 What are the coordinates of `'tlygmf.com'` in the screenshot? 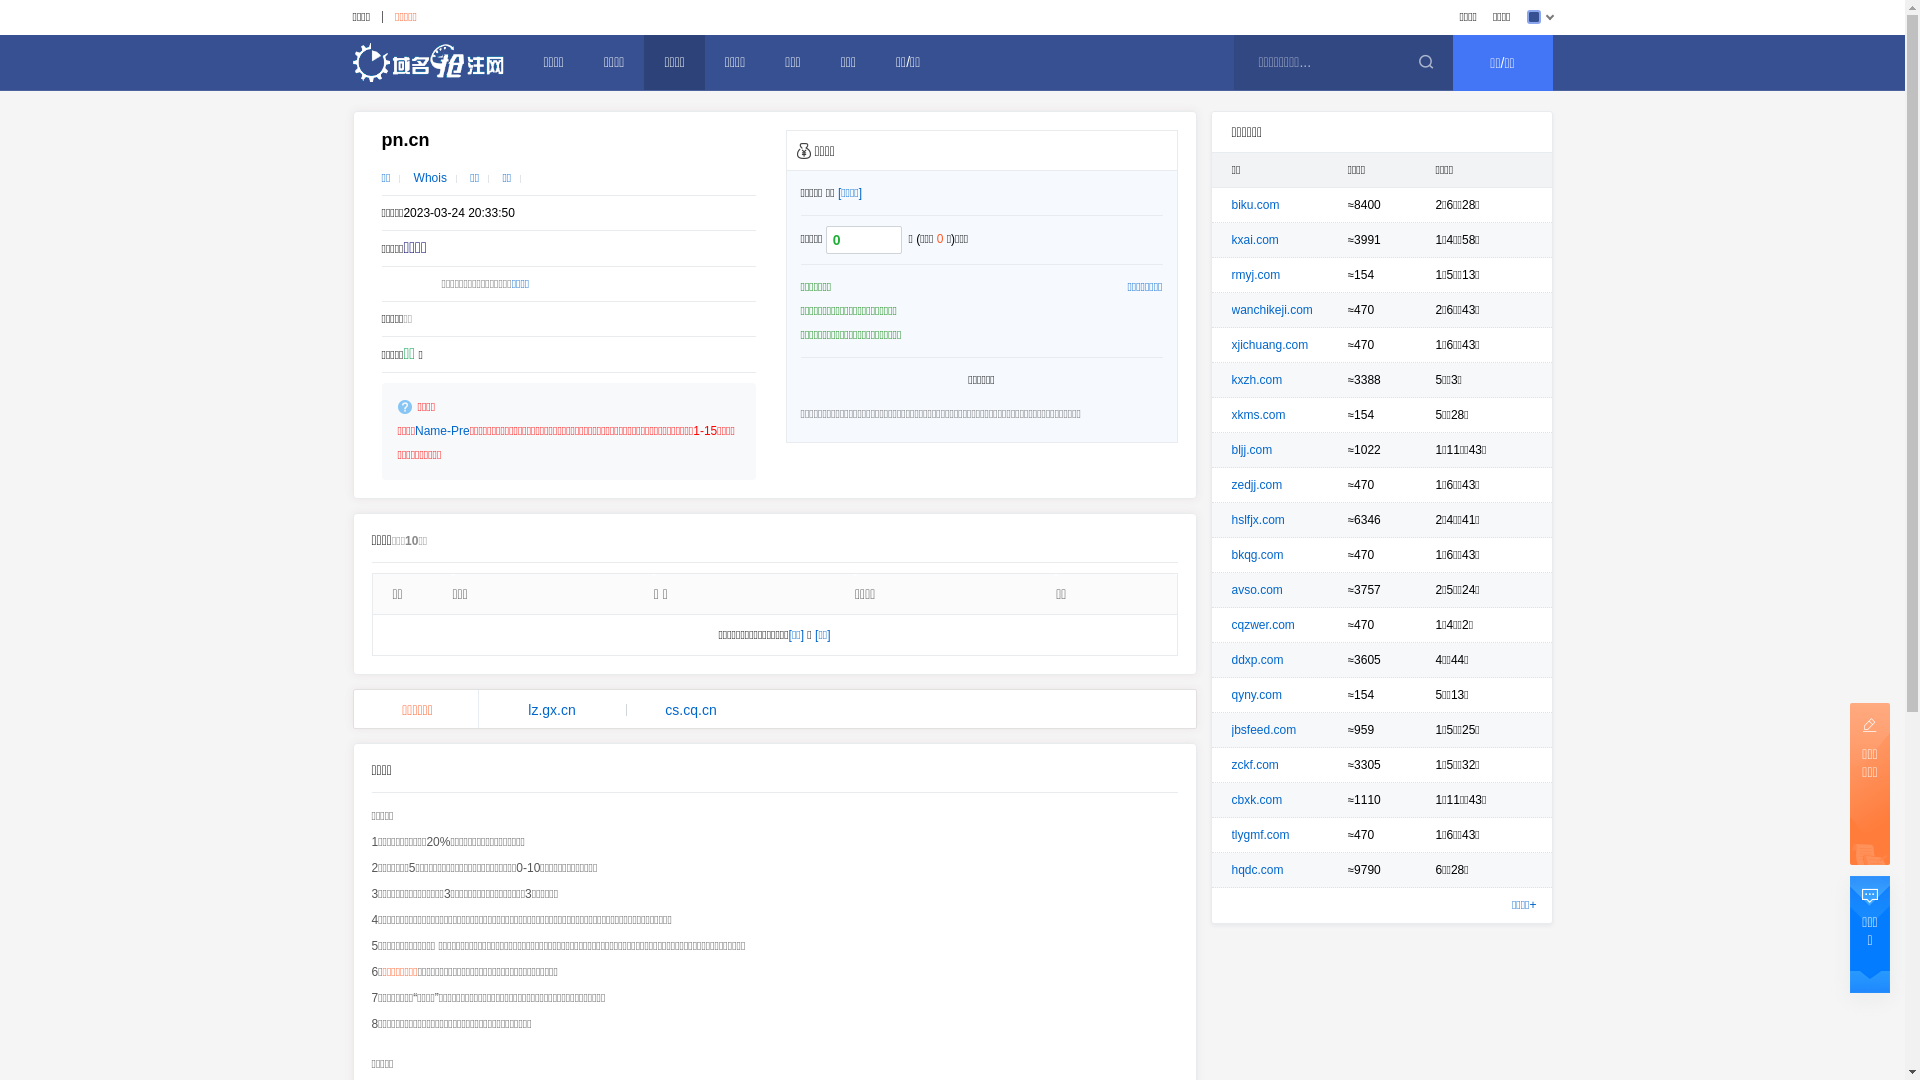 It's located at (1260, 834).